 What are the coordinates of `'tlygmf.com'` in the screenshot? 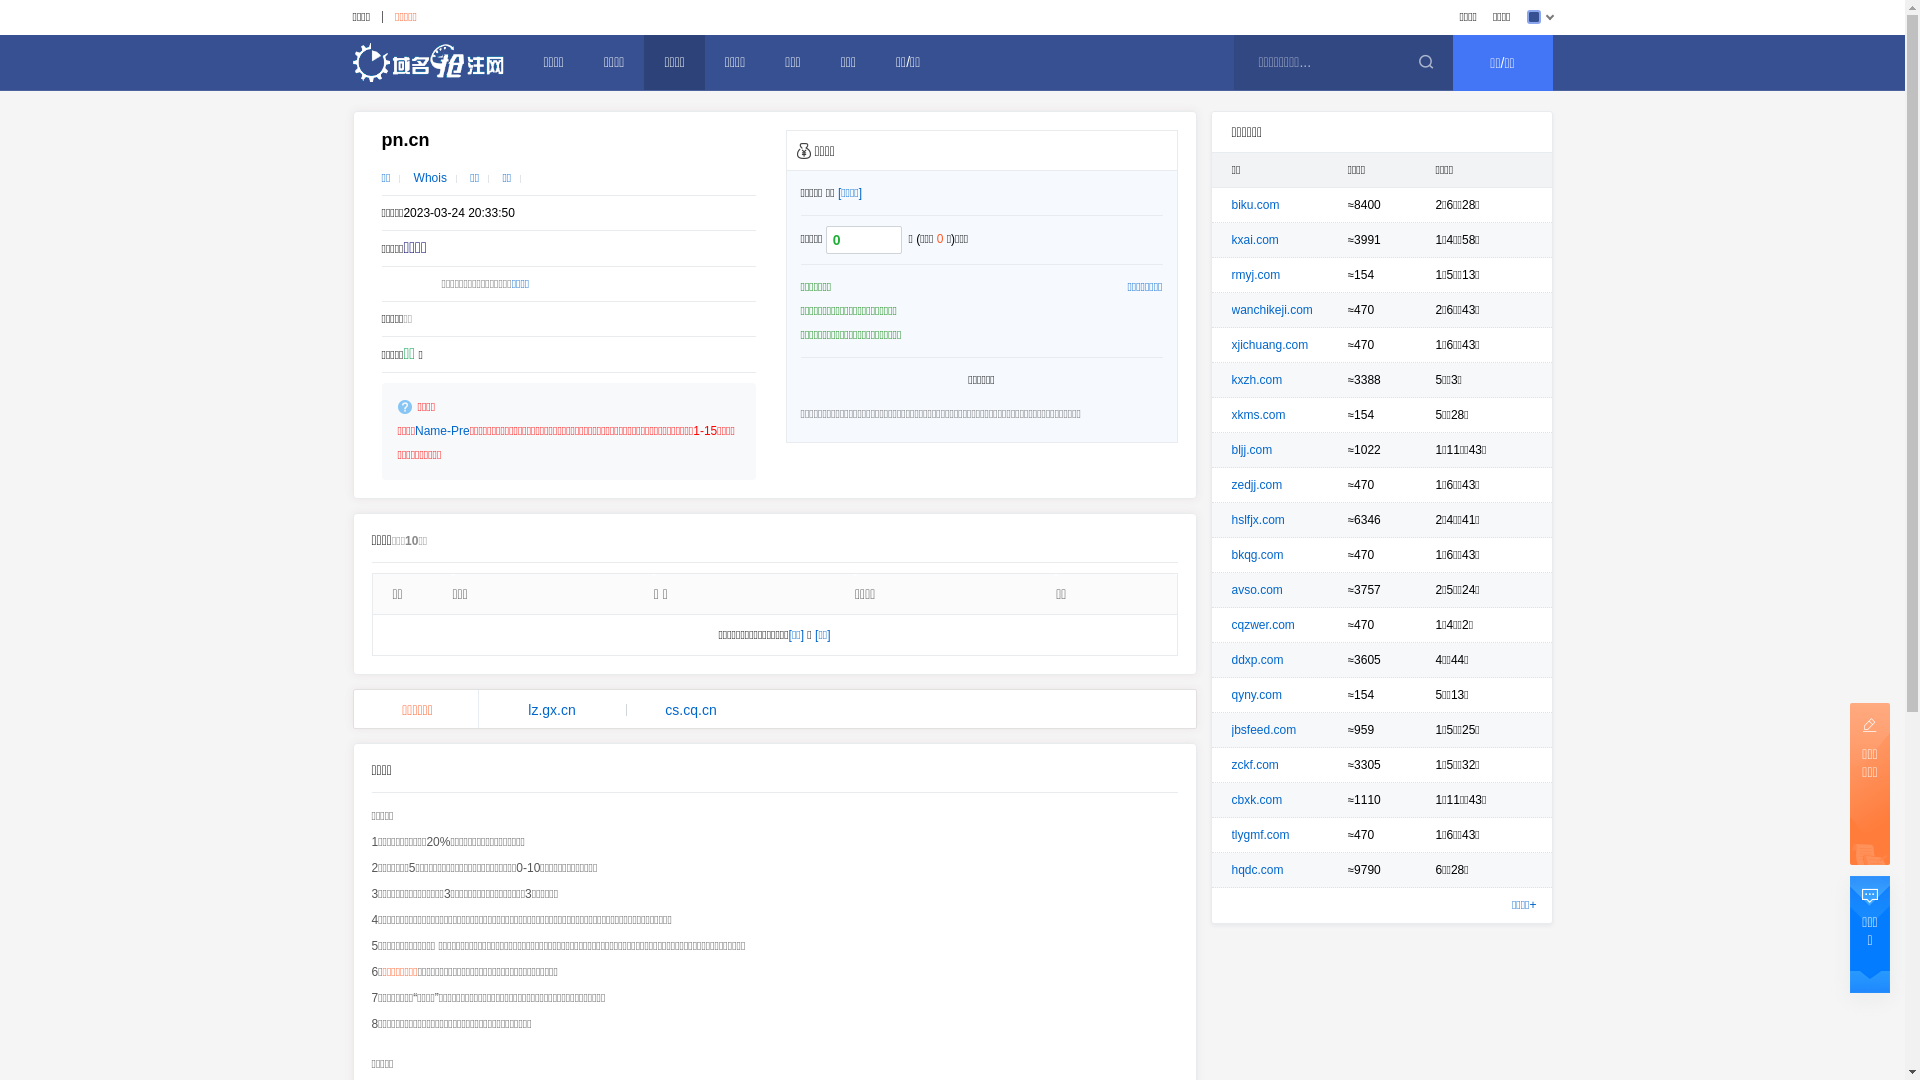 It's located at (1260, 834).